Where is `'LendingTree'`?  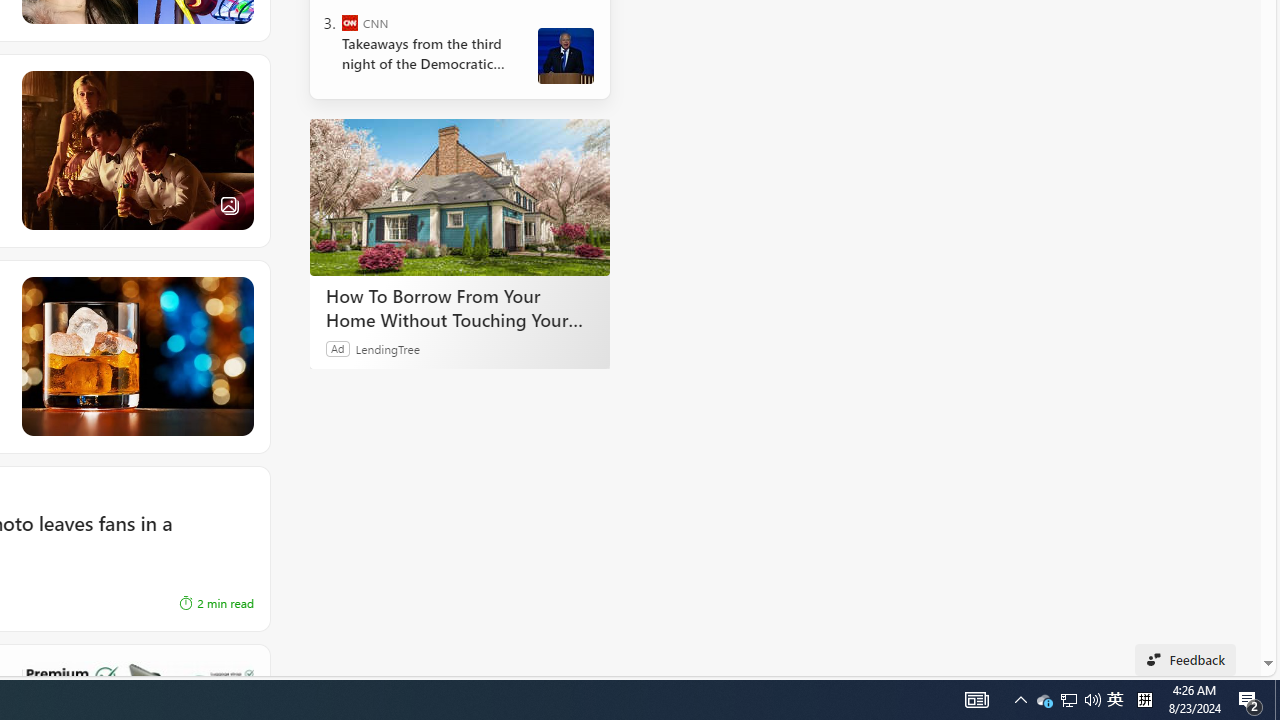 'LendingTree' is located at coordinates (387, 347).